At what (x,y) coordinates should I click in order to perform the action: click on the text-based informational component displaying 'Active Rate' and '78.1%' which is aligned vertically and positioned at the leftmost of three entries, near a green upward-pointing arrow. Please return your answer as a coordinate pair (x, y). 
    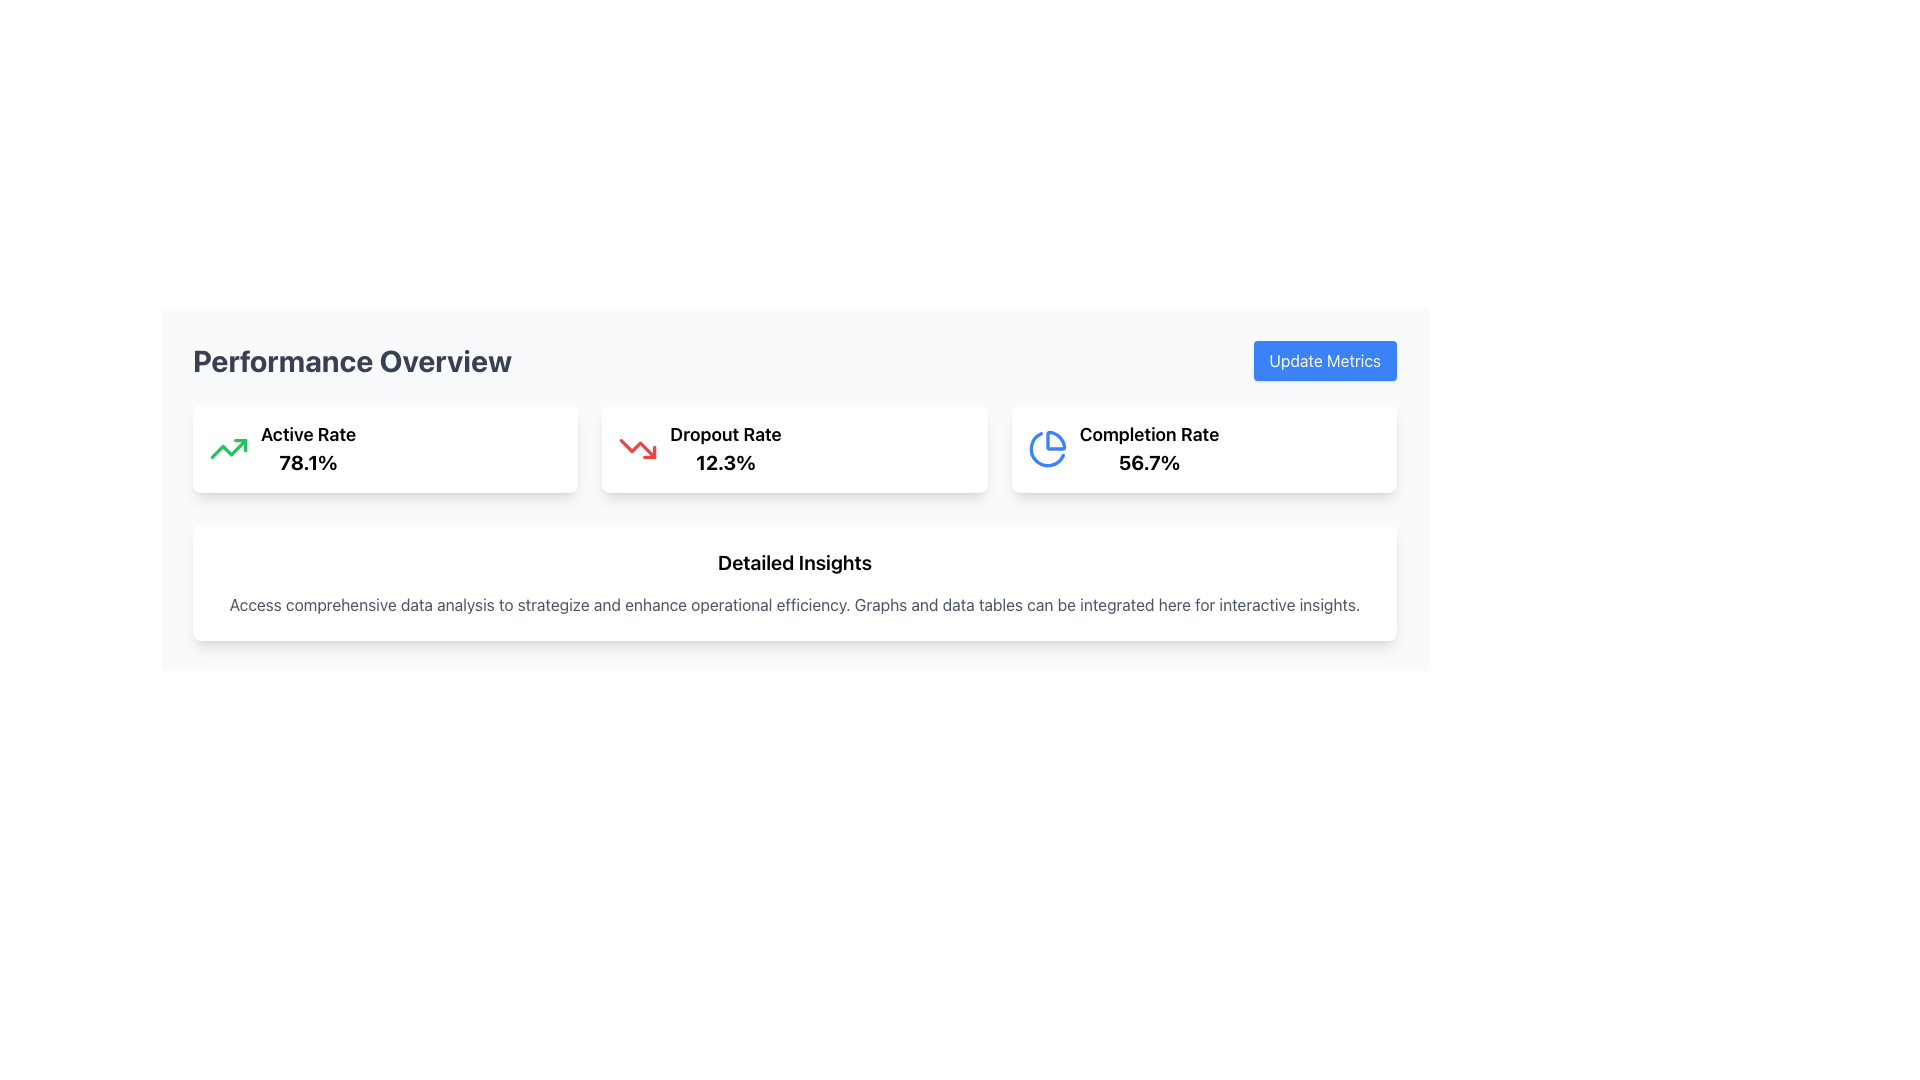
    Looking at the image, I should click on (307, 447).